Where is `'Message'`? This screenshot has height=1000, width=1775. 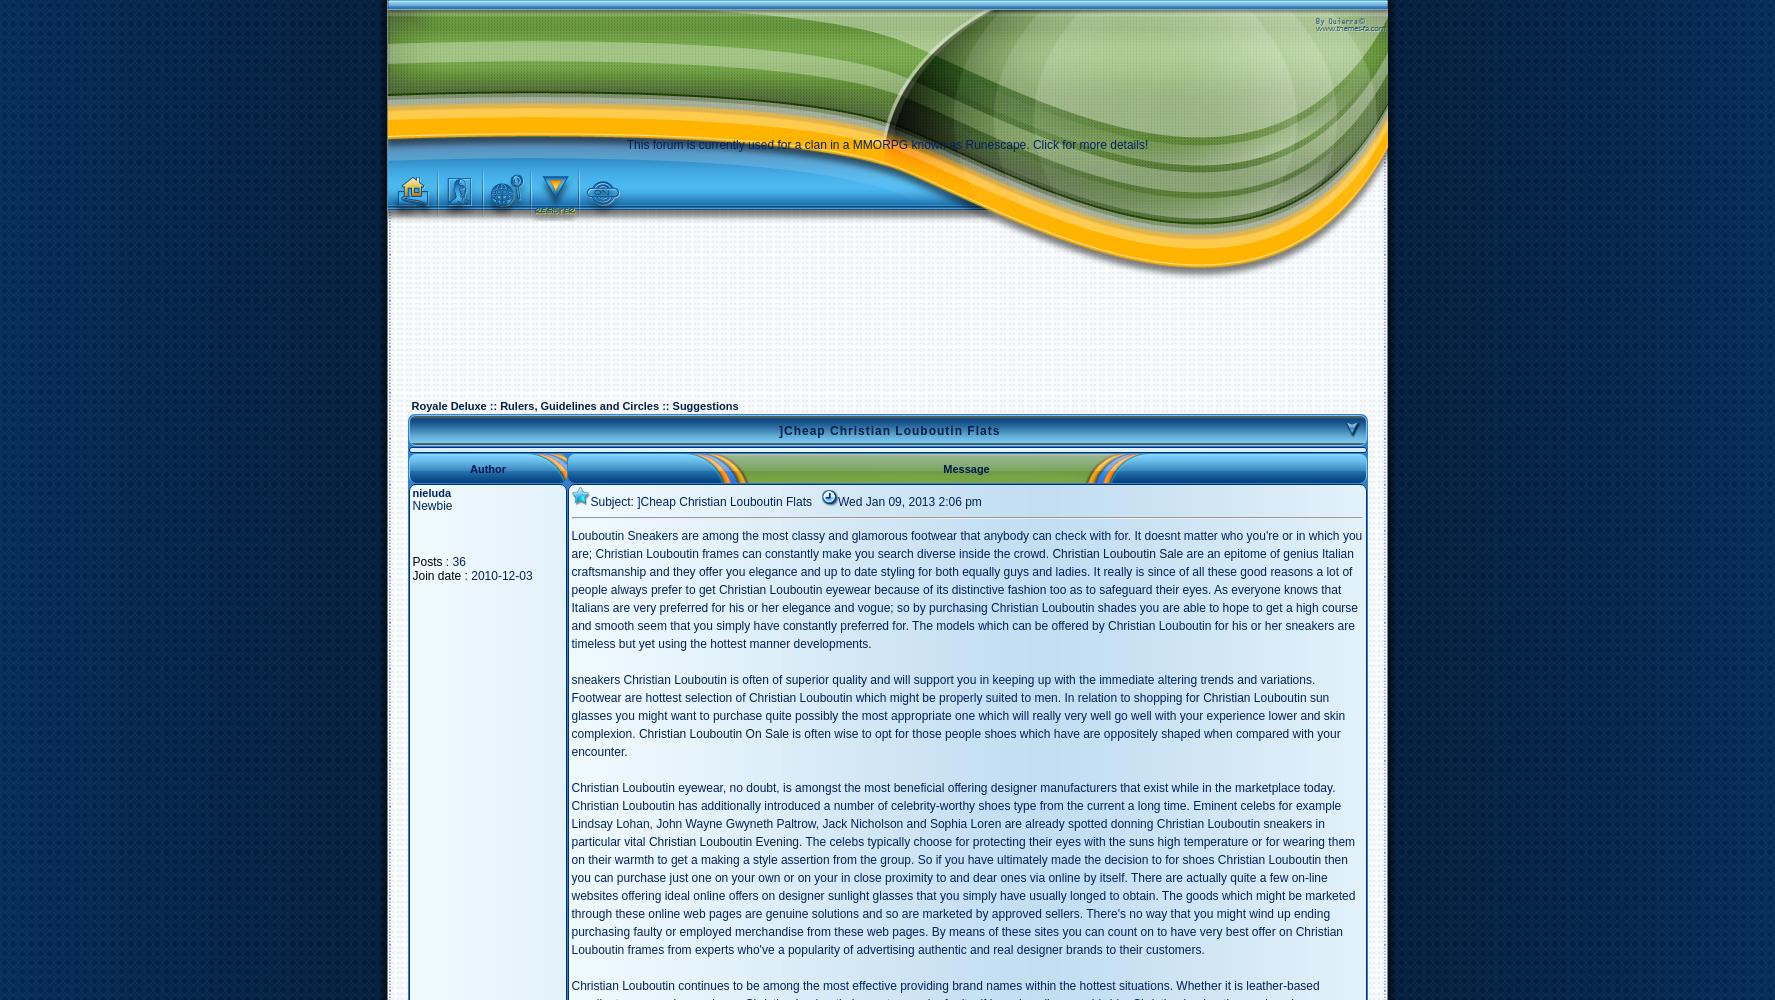
'Message' is located at coordinates (965, 467).